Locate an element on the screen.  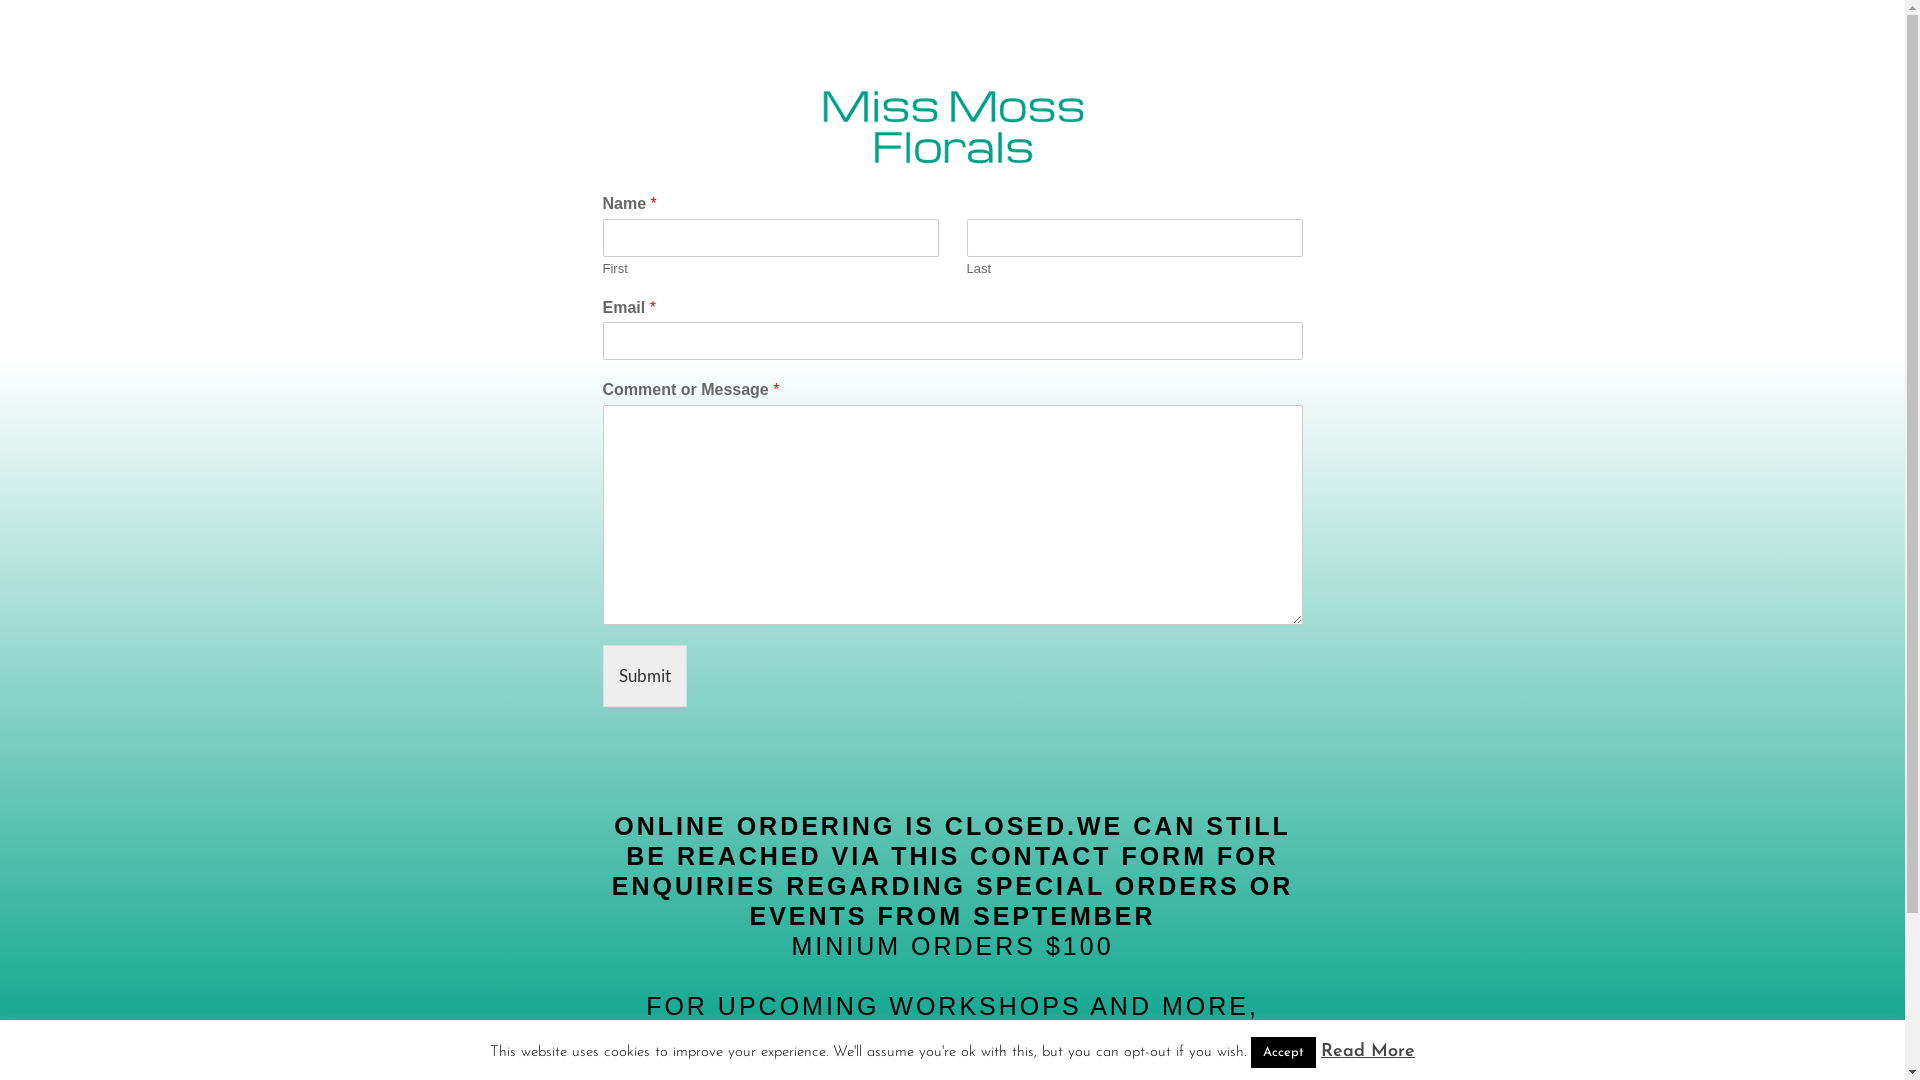
'Submit' is located at coordinates (600, 675).